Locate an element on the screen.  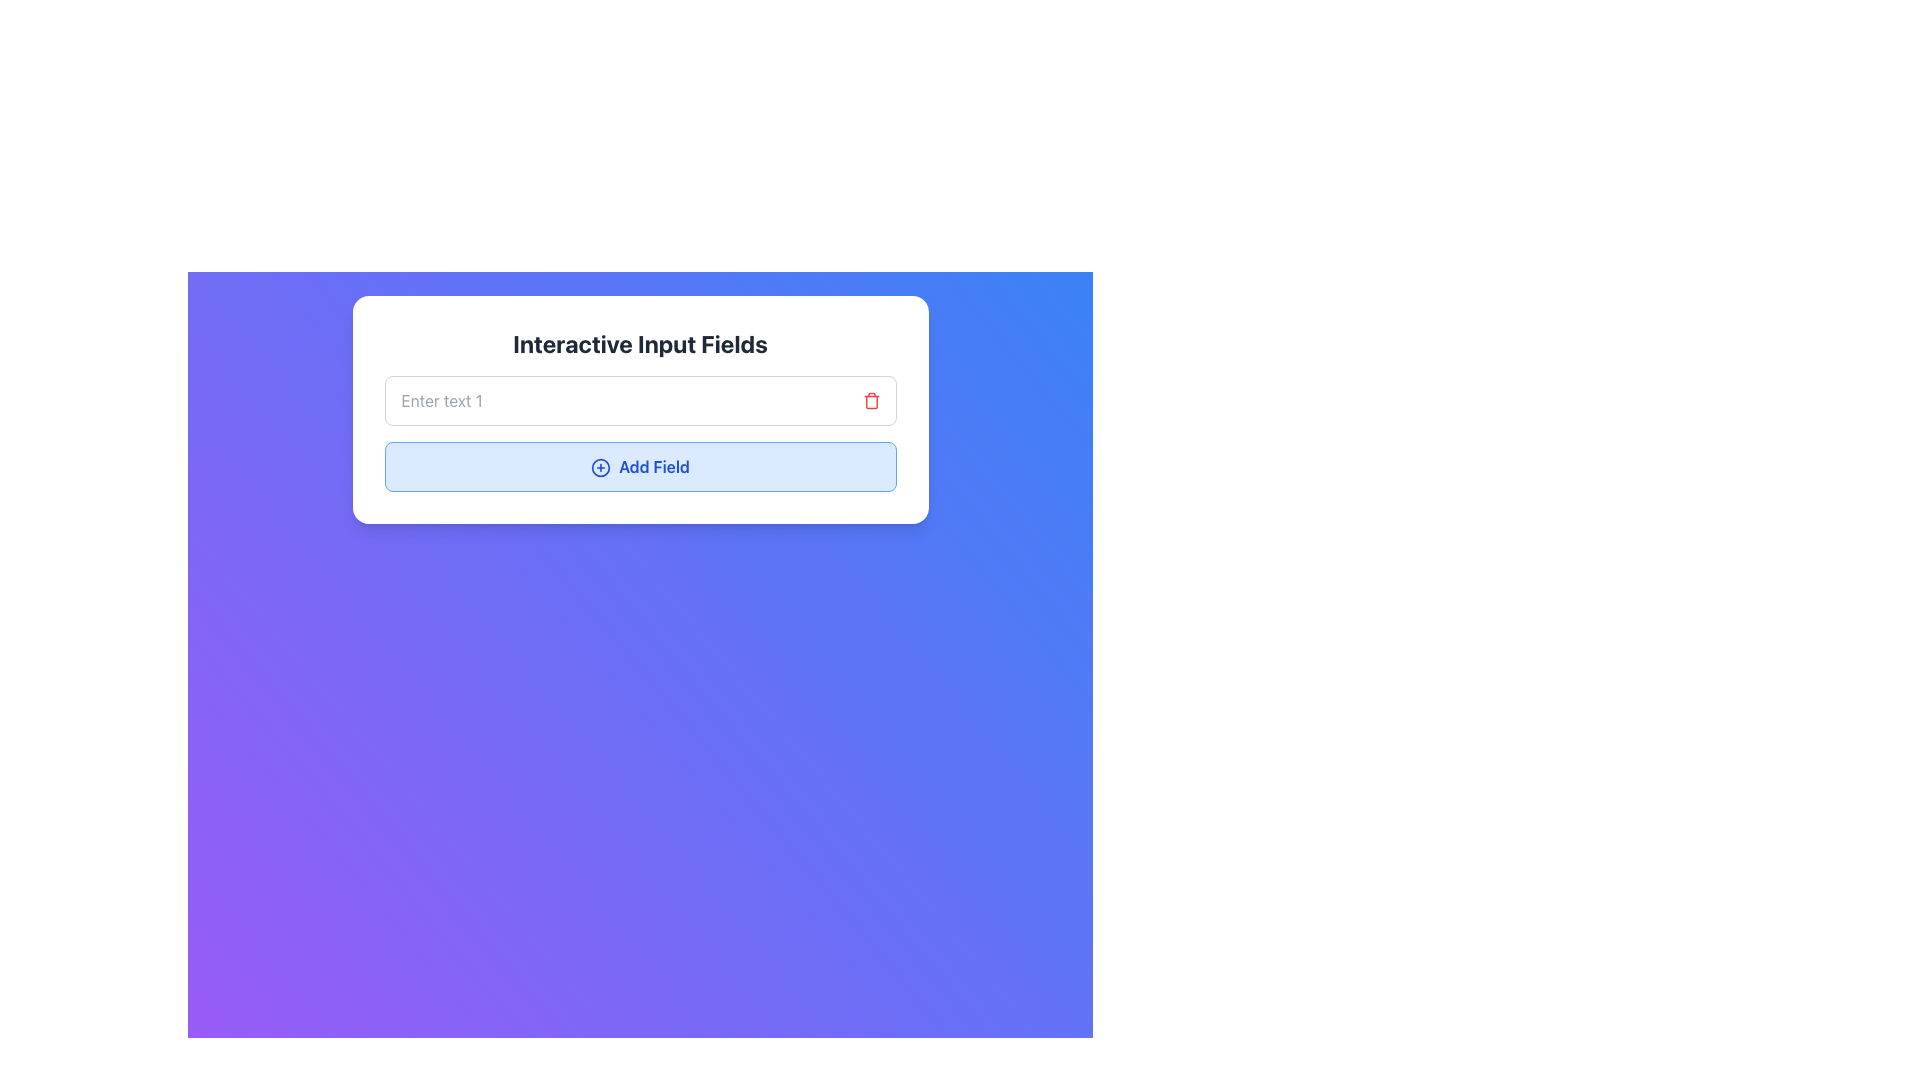
the Icon located on the left-hand side of the 'Add Field' button to interact with the functionality of adding a new field or entry is located at coordinates (599, 467).